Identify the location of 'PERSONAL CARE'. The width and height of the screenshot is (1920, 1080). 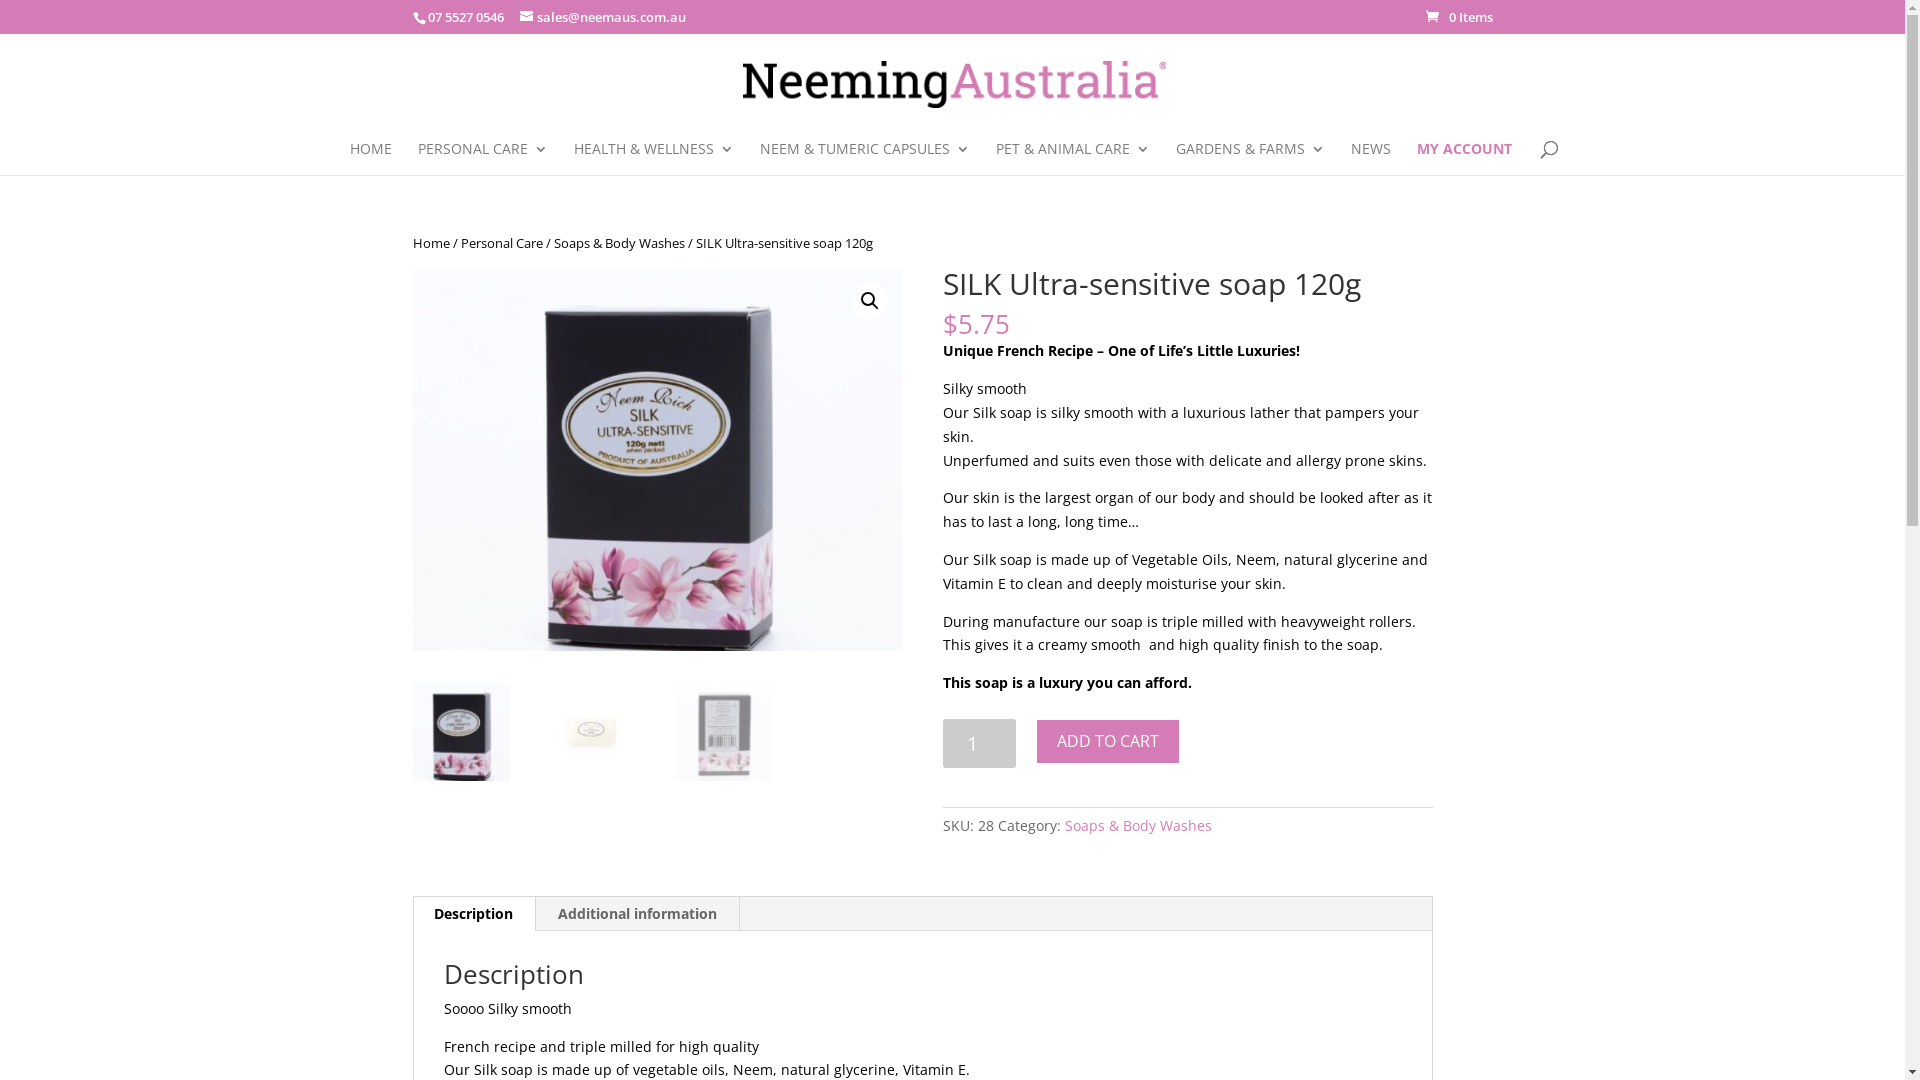
(483, 157).